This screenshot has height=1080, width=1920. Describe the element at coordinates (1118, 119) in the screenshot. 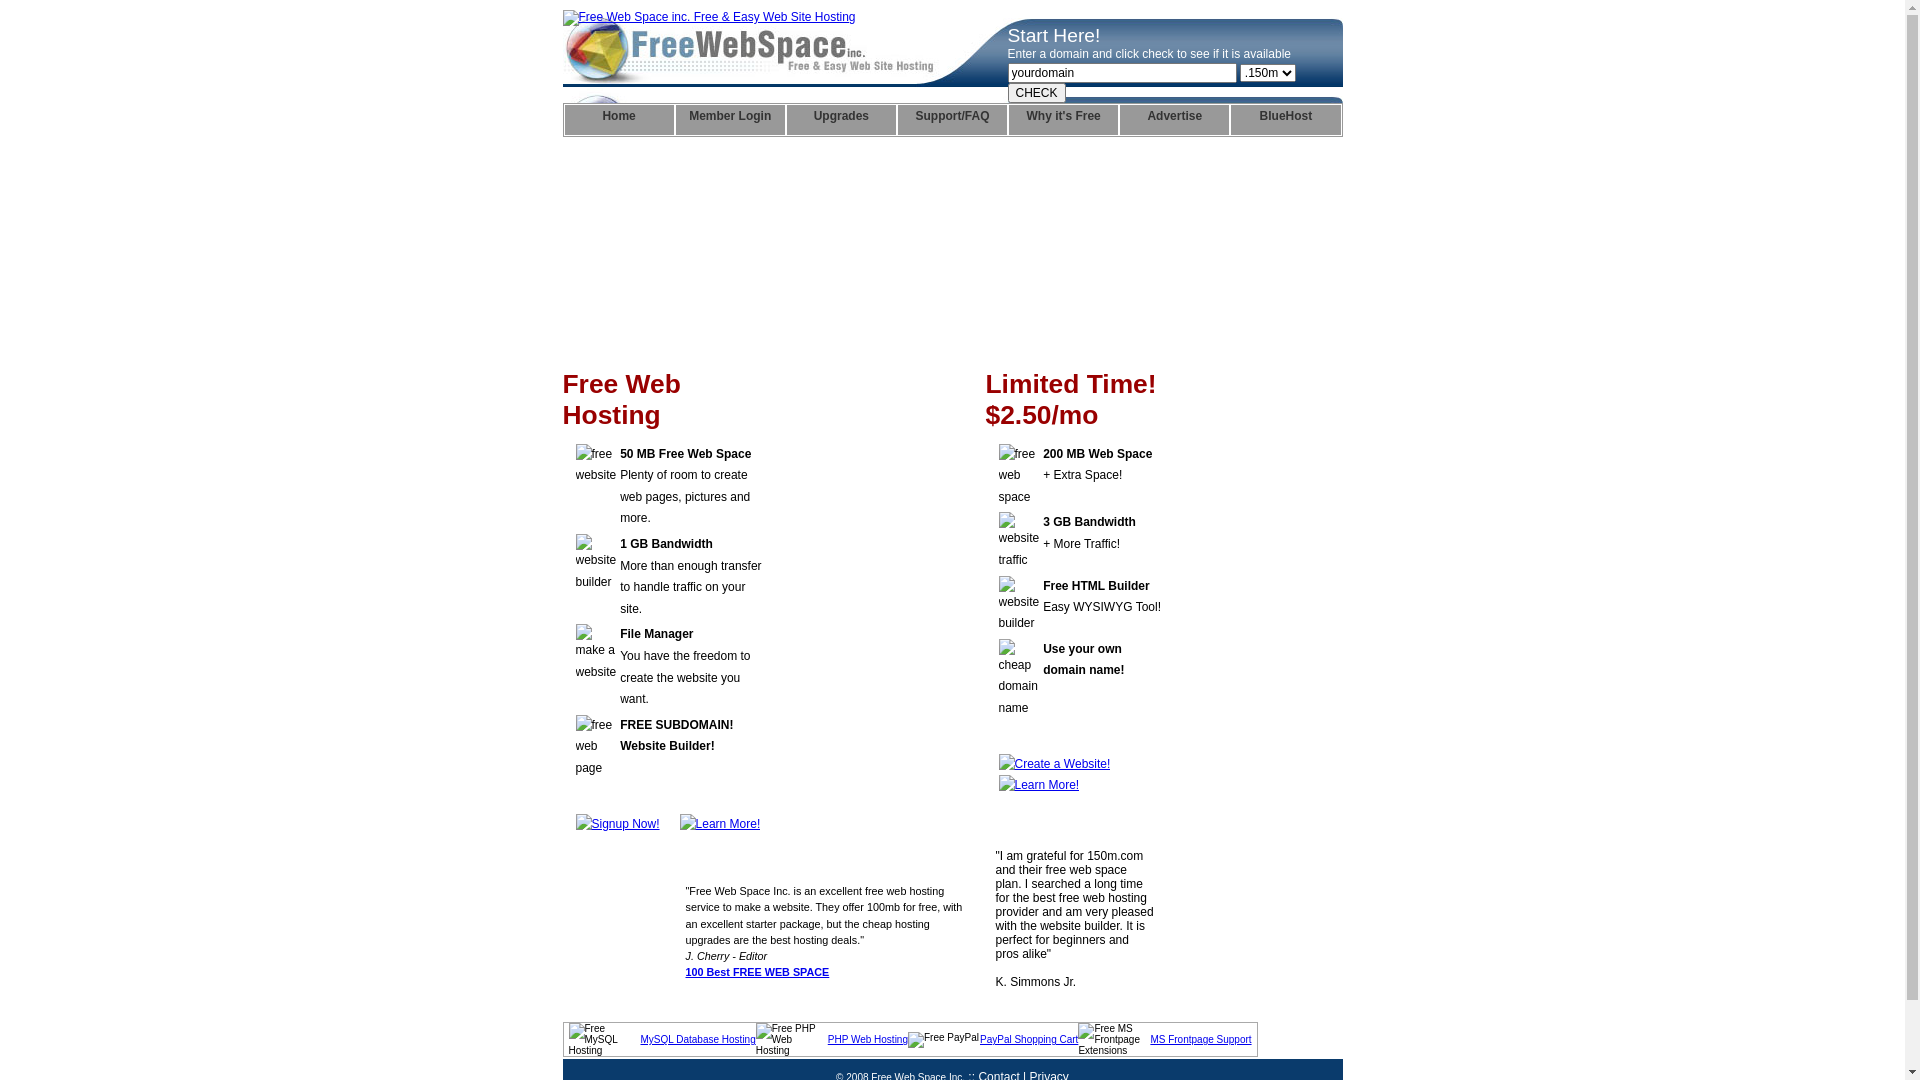

I see `'Advertise'` at that location.